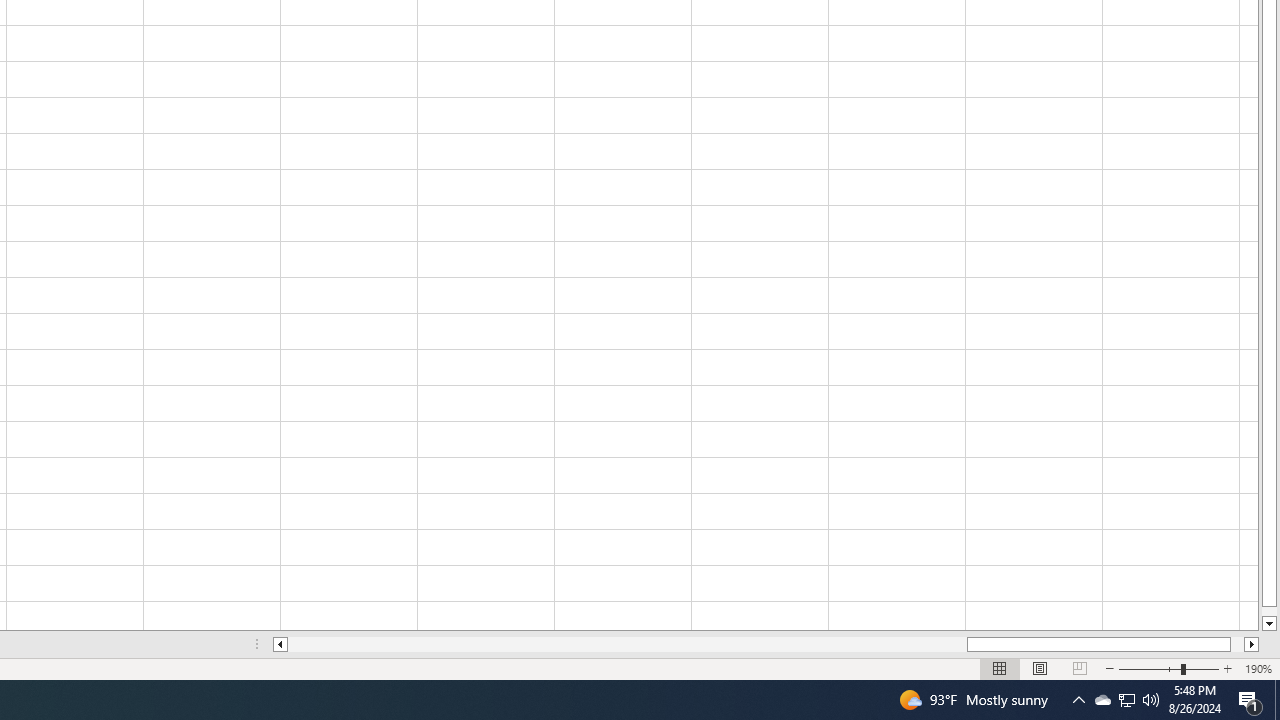  I want to click on 'Normal', so click(1000, 669).